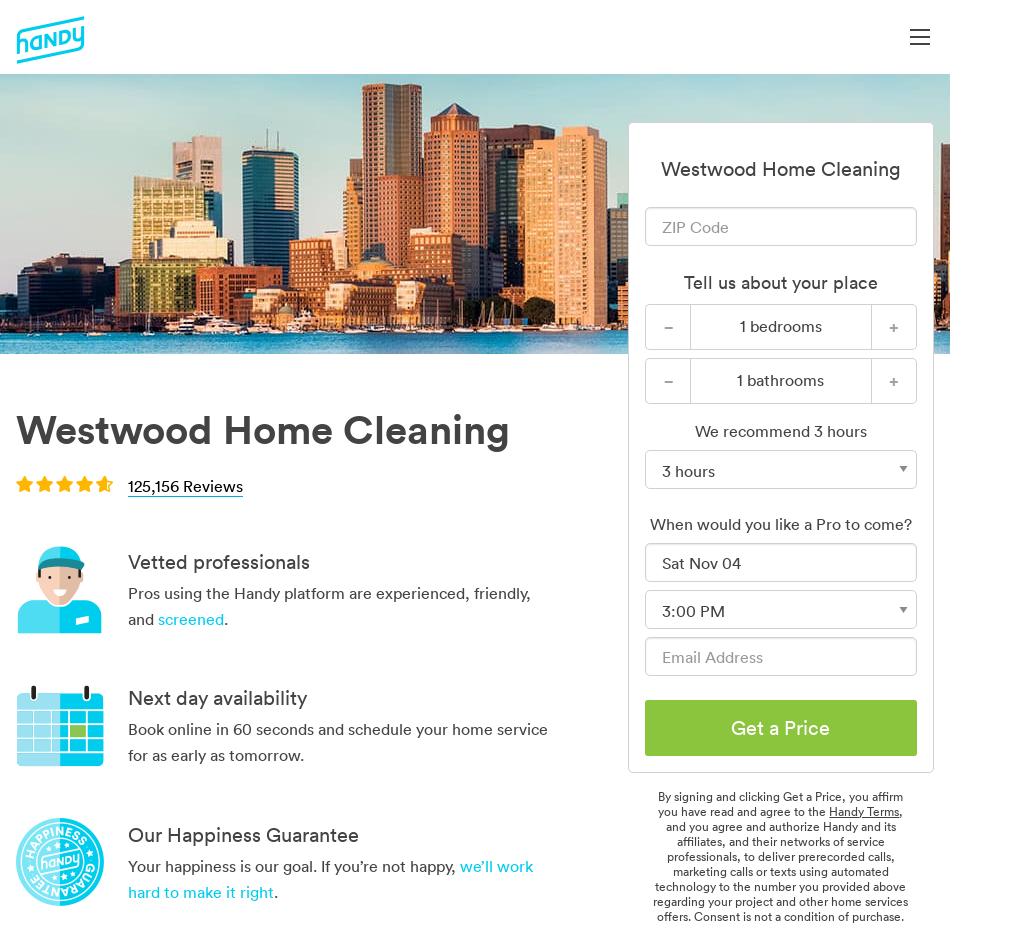 This screenshot has width=1024, height=936. Describe the element at coordinates (996, 283) in the screenshot. I see `'Blog'` at that location.